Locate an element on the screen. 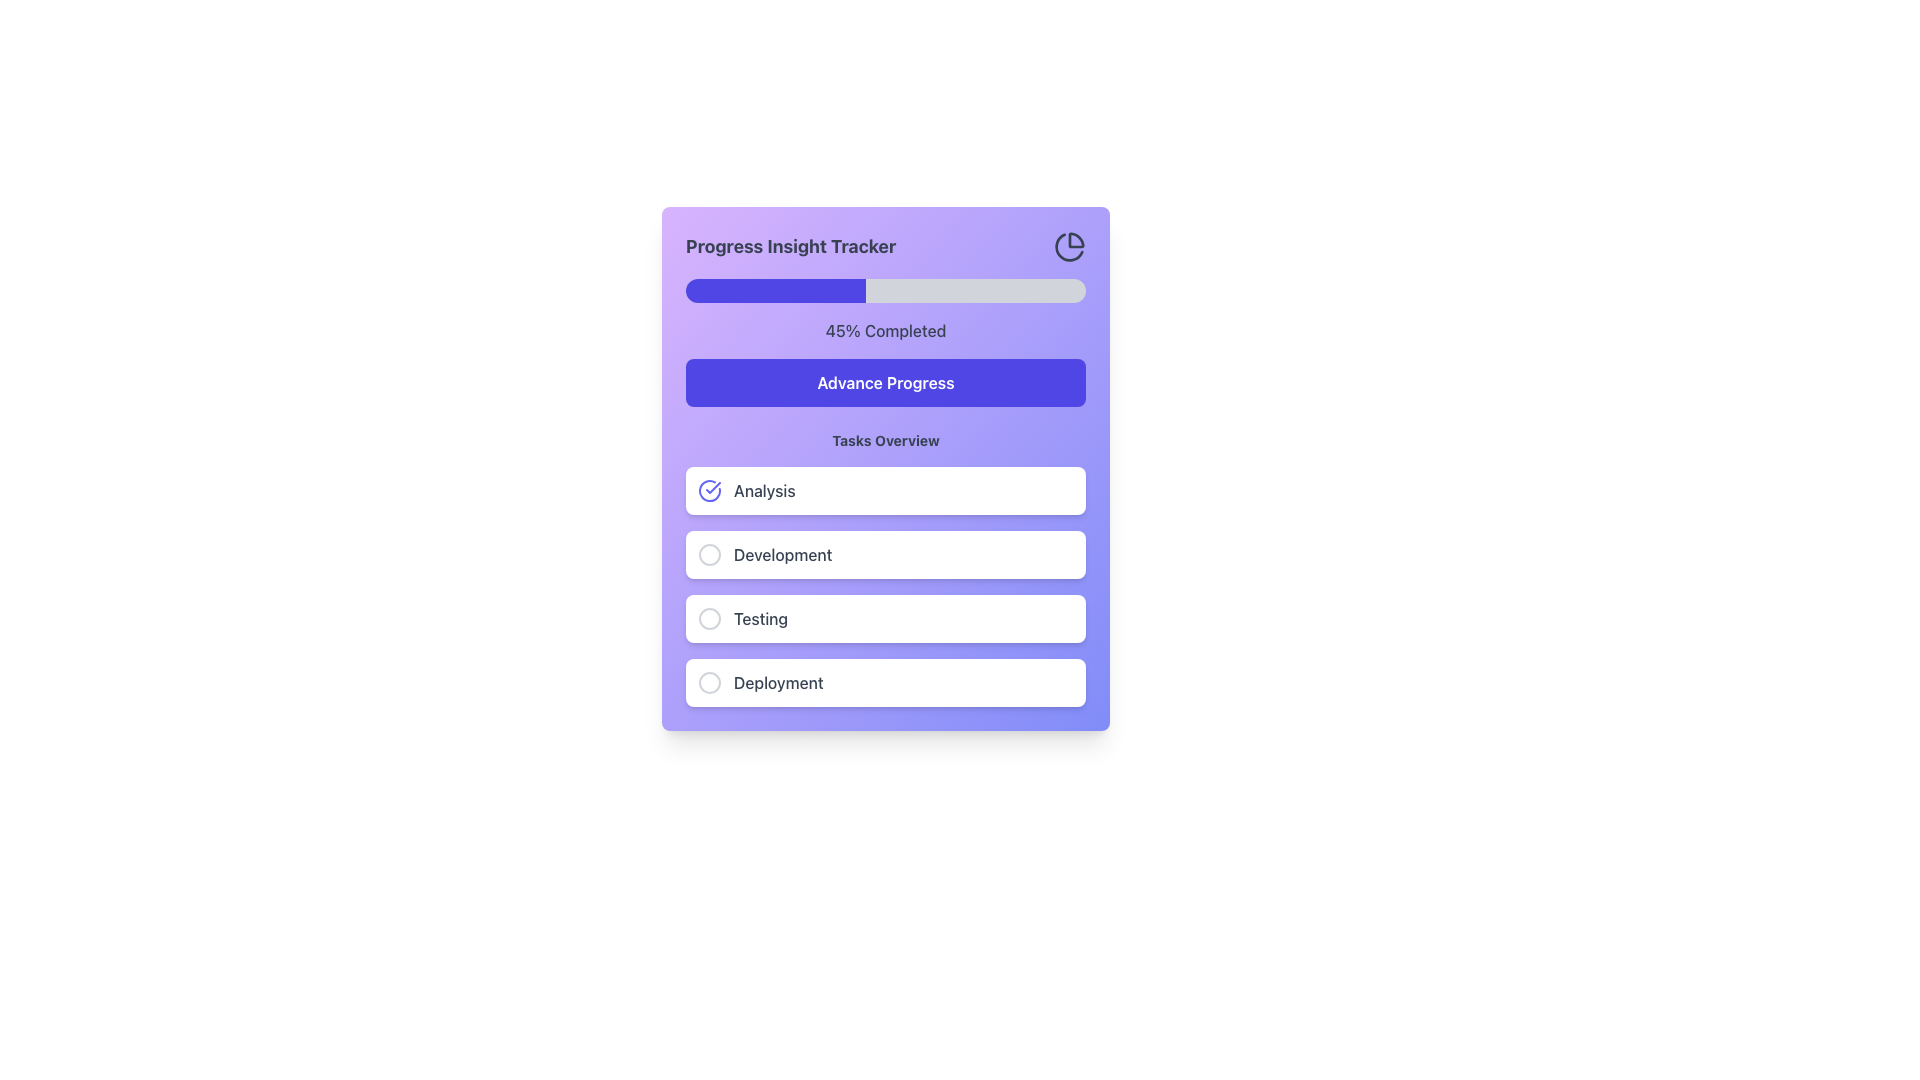 Image resolution: width=1920 pixels, height=1080 pixels. the first radio button associated with the 'Testing' task in the 'Tasks Overview' section is located at coordinates (710, 617).